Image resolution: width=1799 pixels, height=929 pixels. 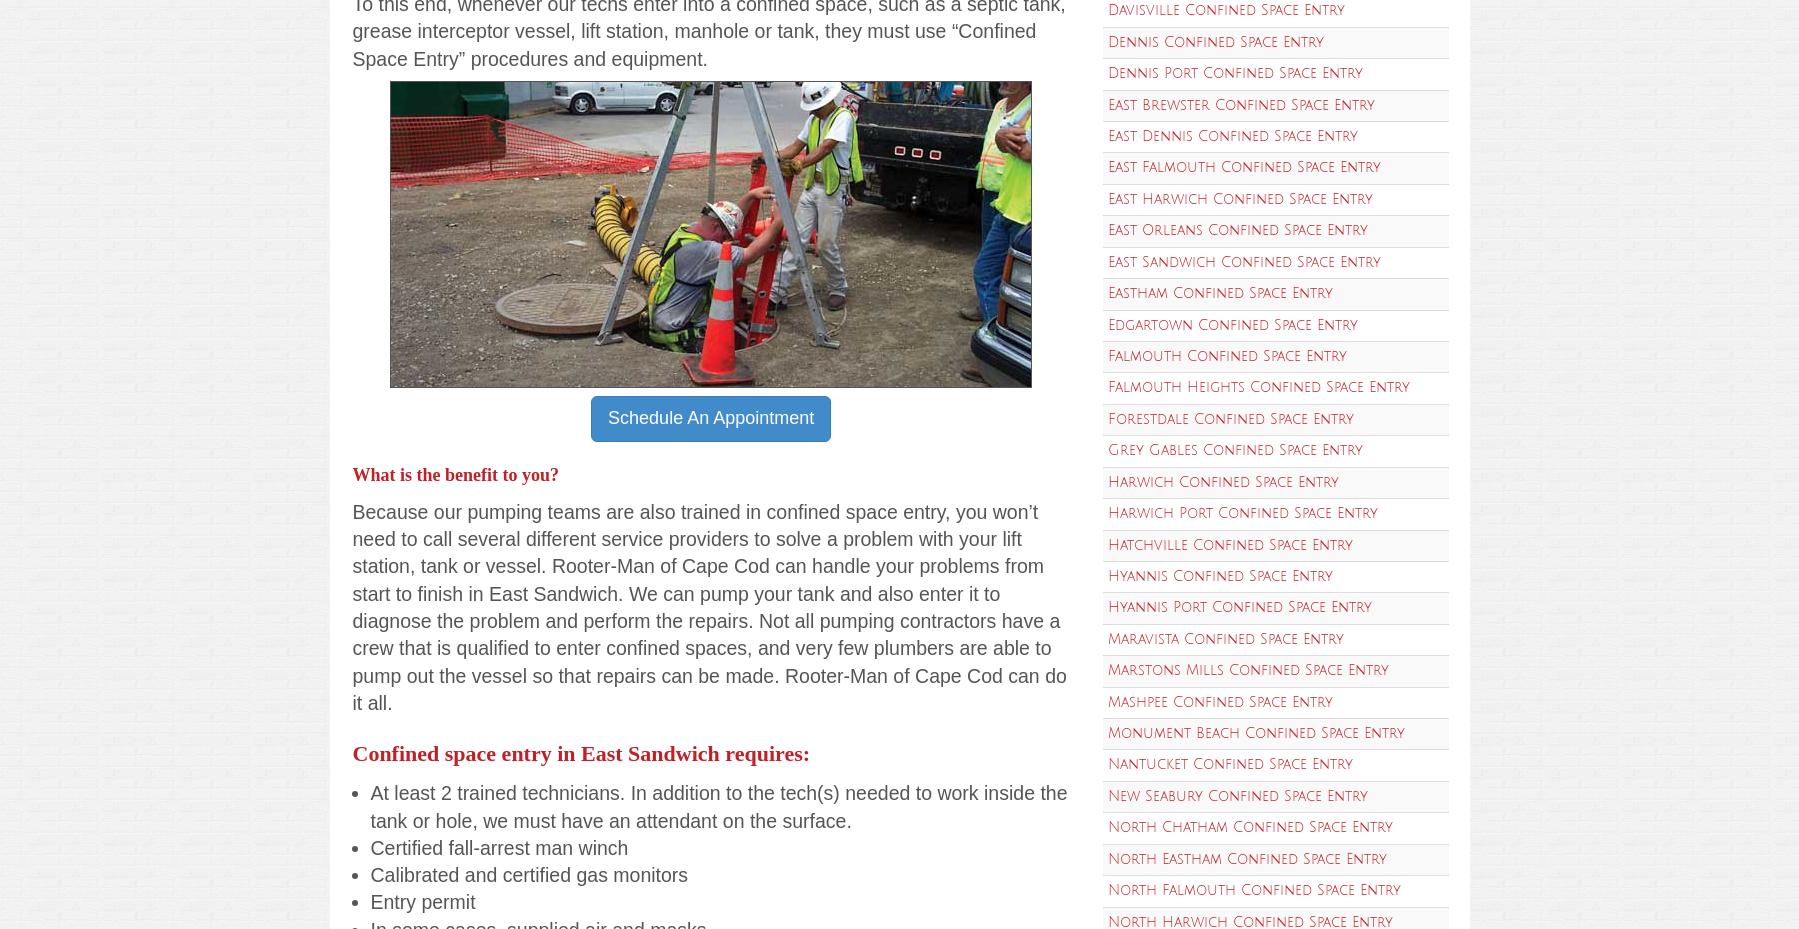 What do you see at coordinates (1219, 701) in the screenshot?
I see `'Mashpee Confined Space Entry'` at bounding box center [1219, 701].